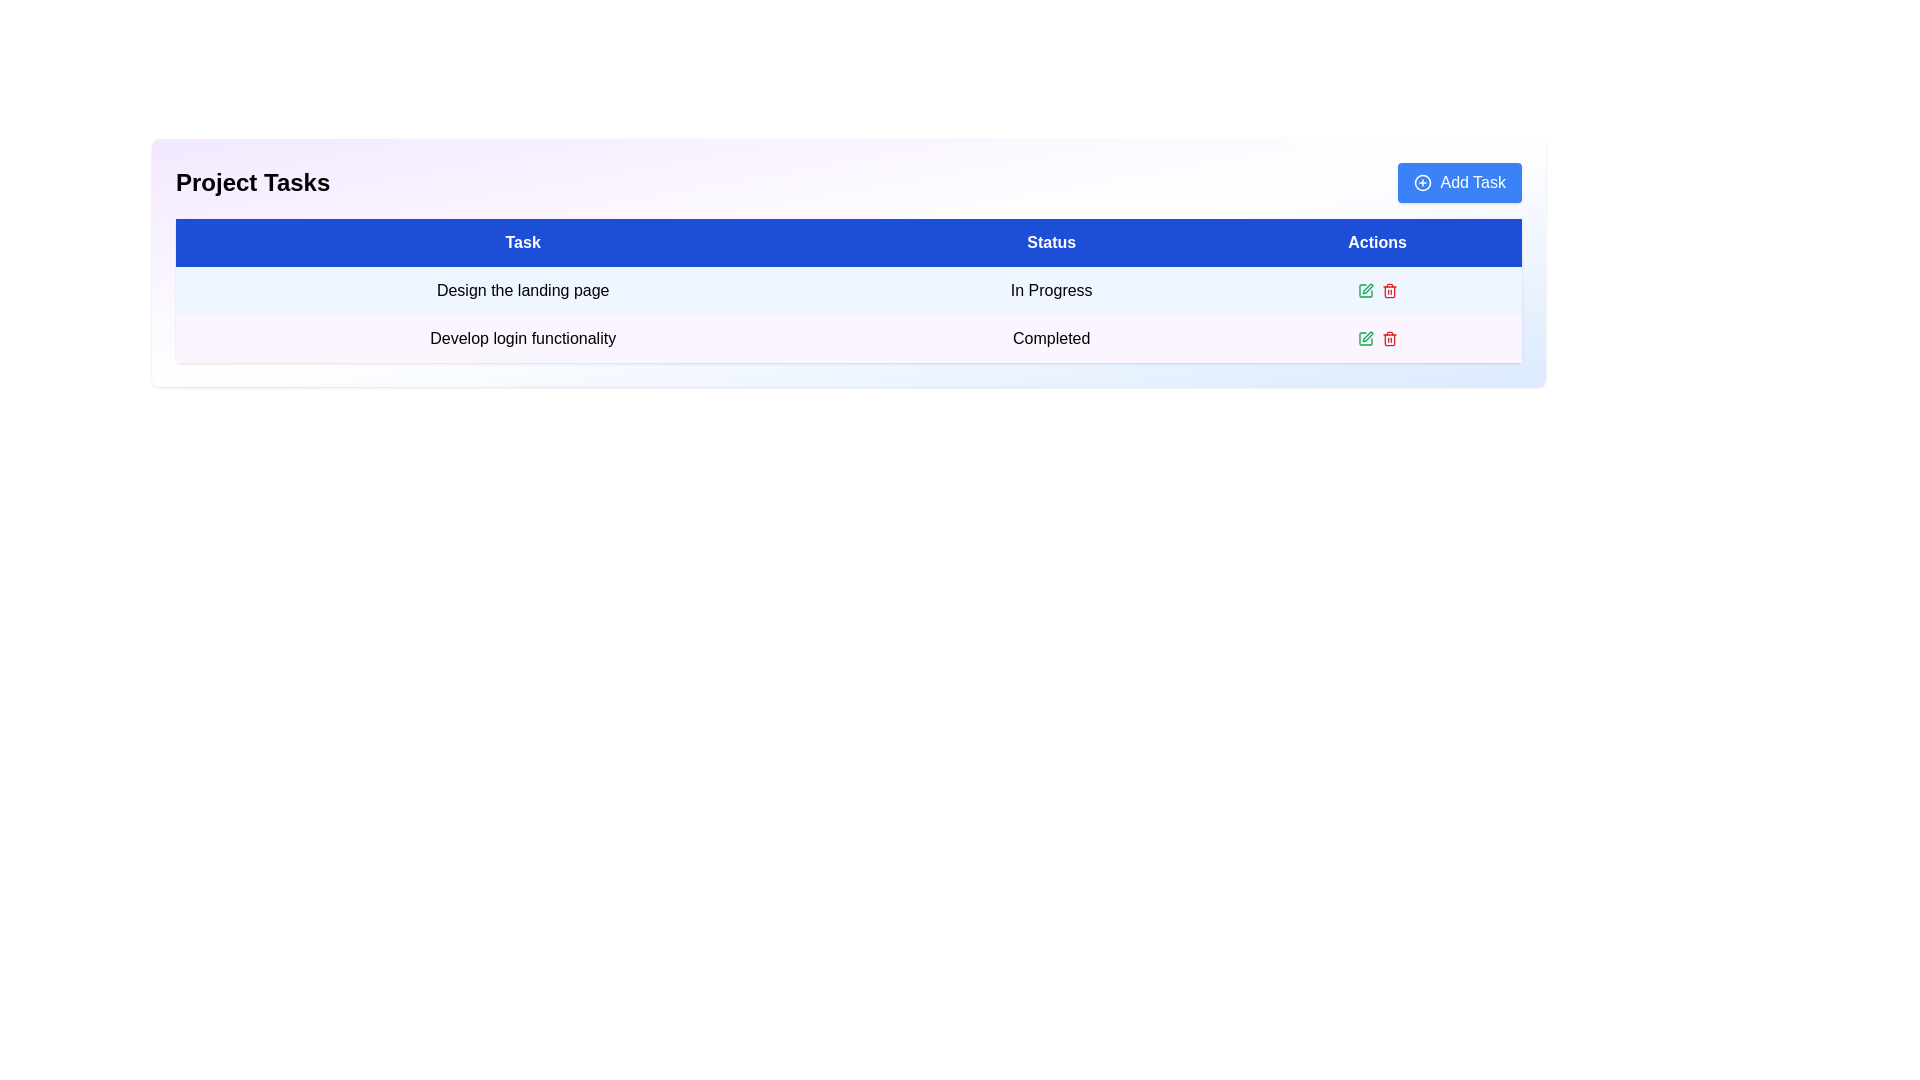 The height and width of the screenshot is (1080, 1920). I want to click on the SVG graphic element that resembles part of an interface icon in the 'Actions' column of the second row of the table, so click(1364, 338).